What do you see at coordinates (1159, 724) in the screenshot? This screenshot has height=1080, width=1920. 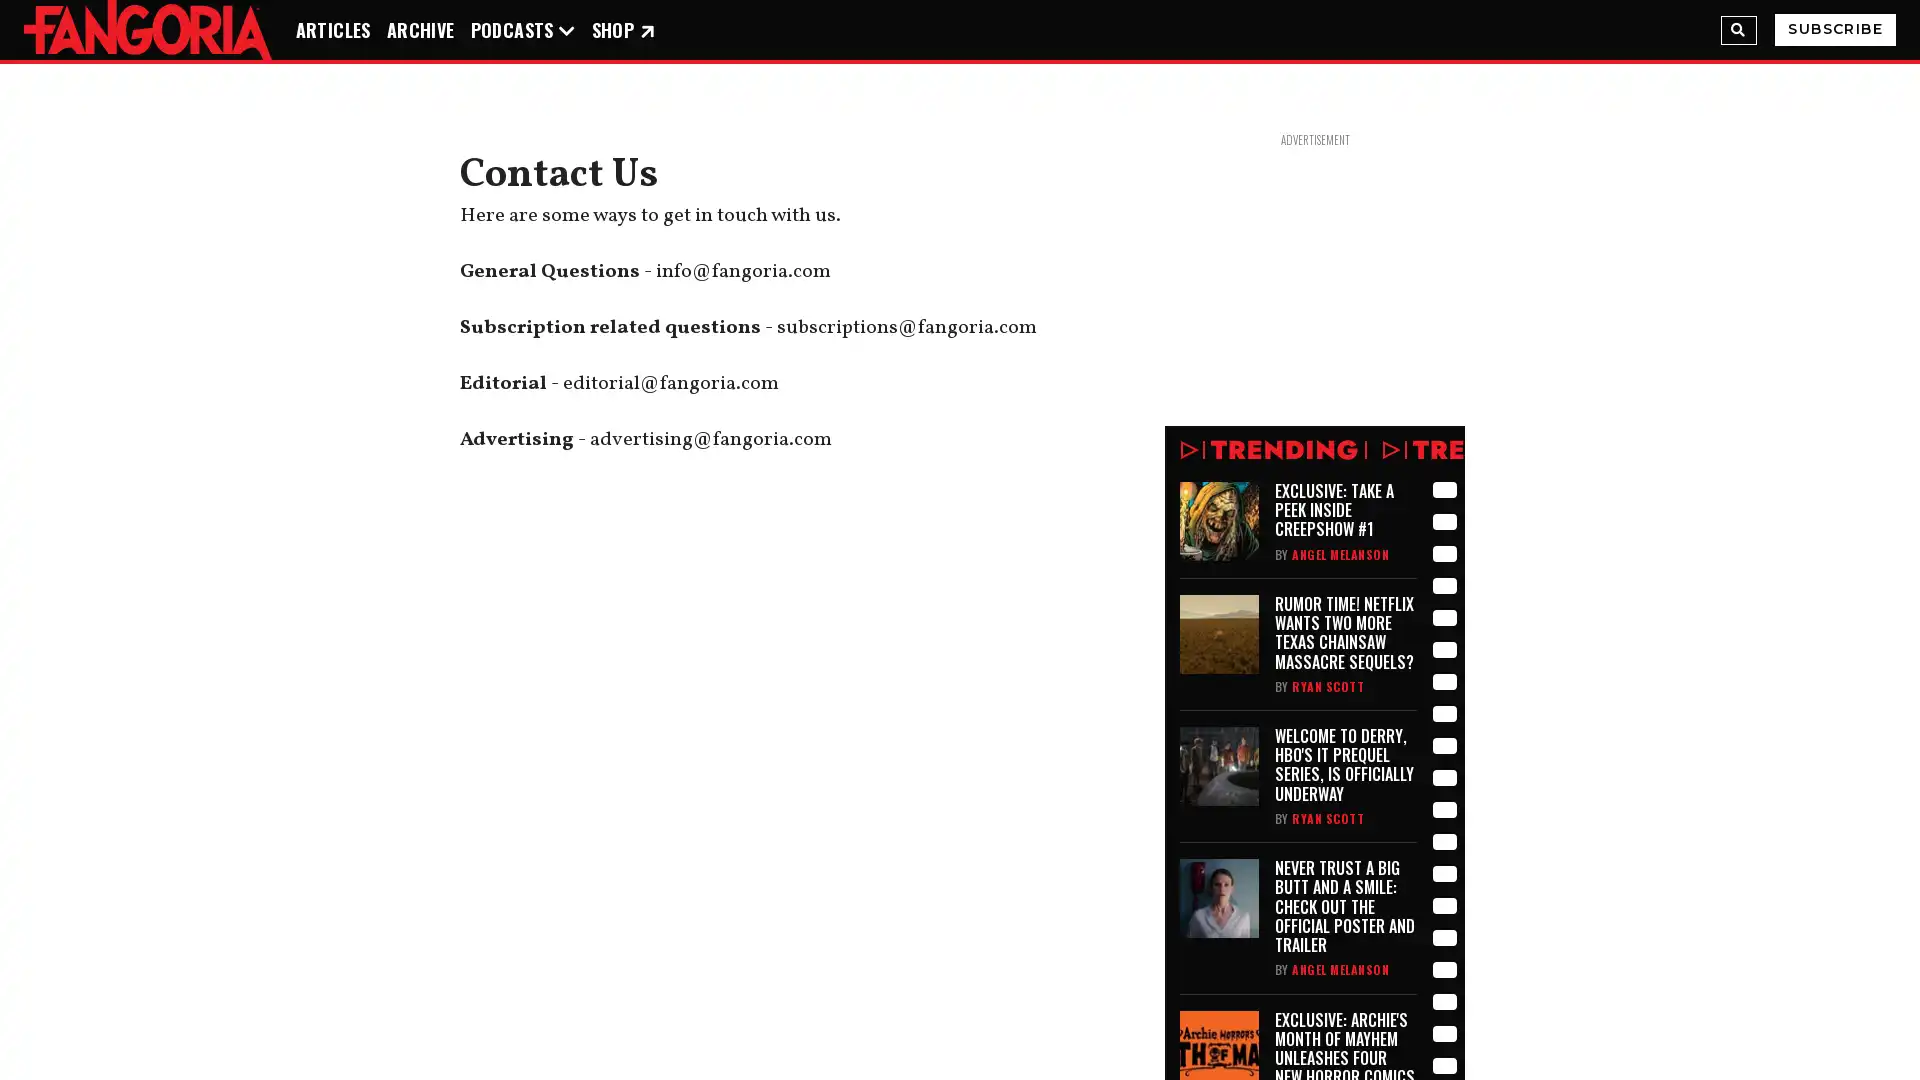 I see `Close form` at bounding box center [1159, 724].